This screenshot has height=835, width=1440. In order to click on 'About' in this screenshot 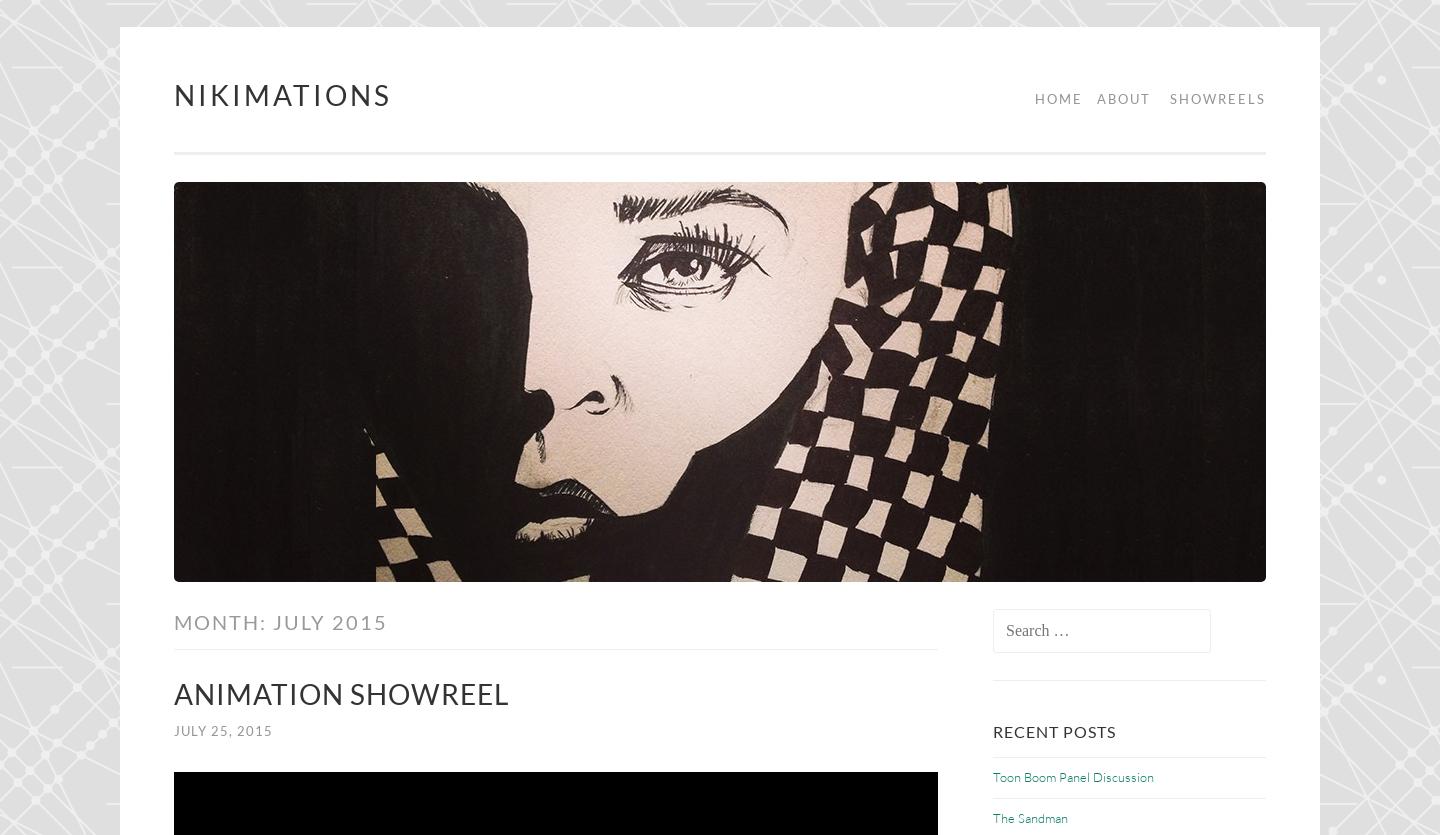, I will do `click(1095, 98)`.